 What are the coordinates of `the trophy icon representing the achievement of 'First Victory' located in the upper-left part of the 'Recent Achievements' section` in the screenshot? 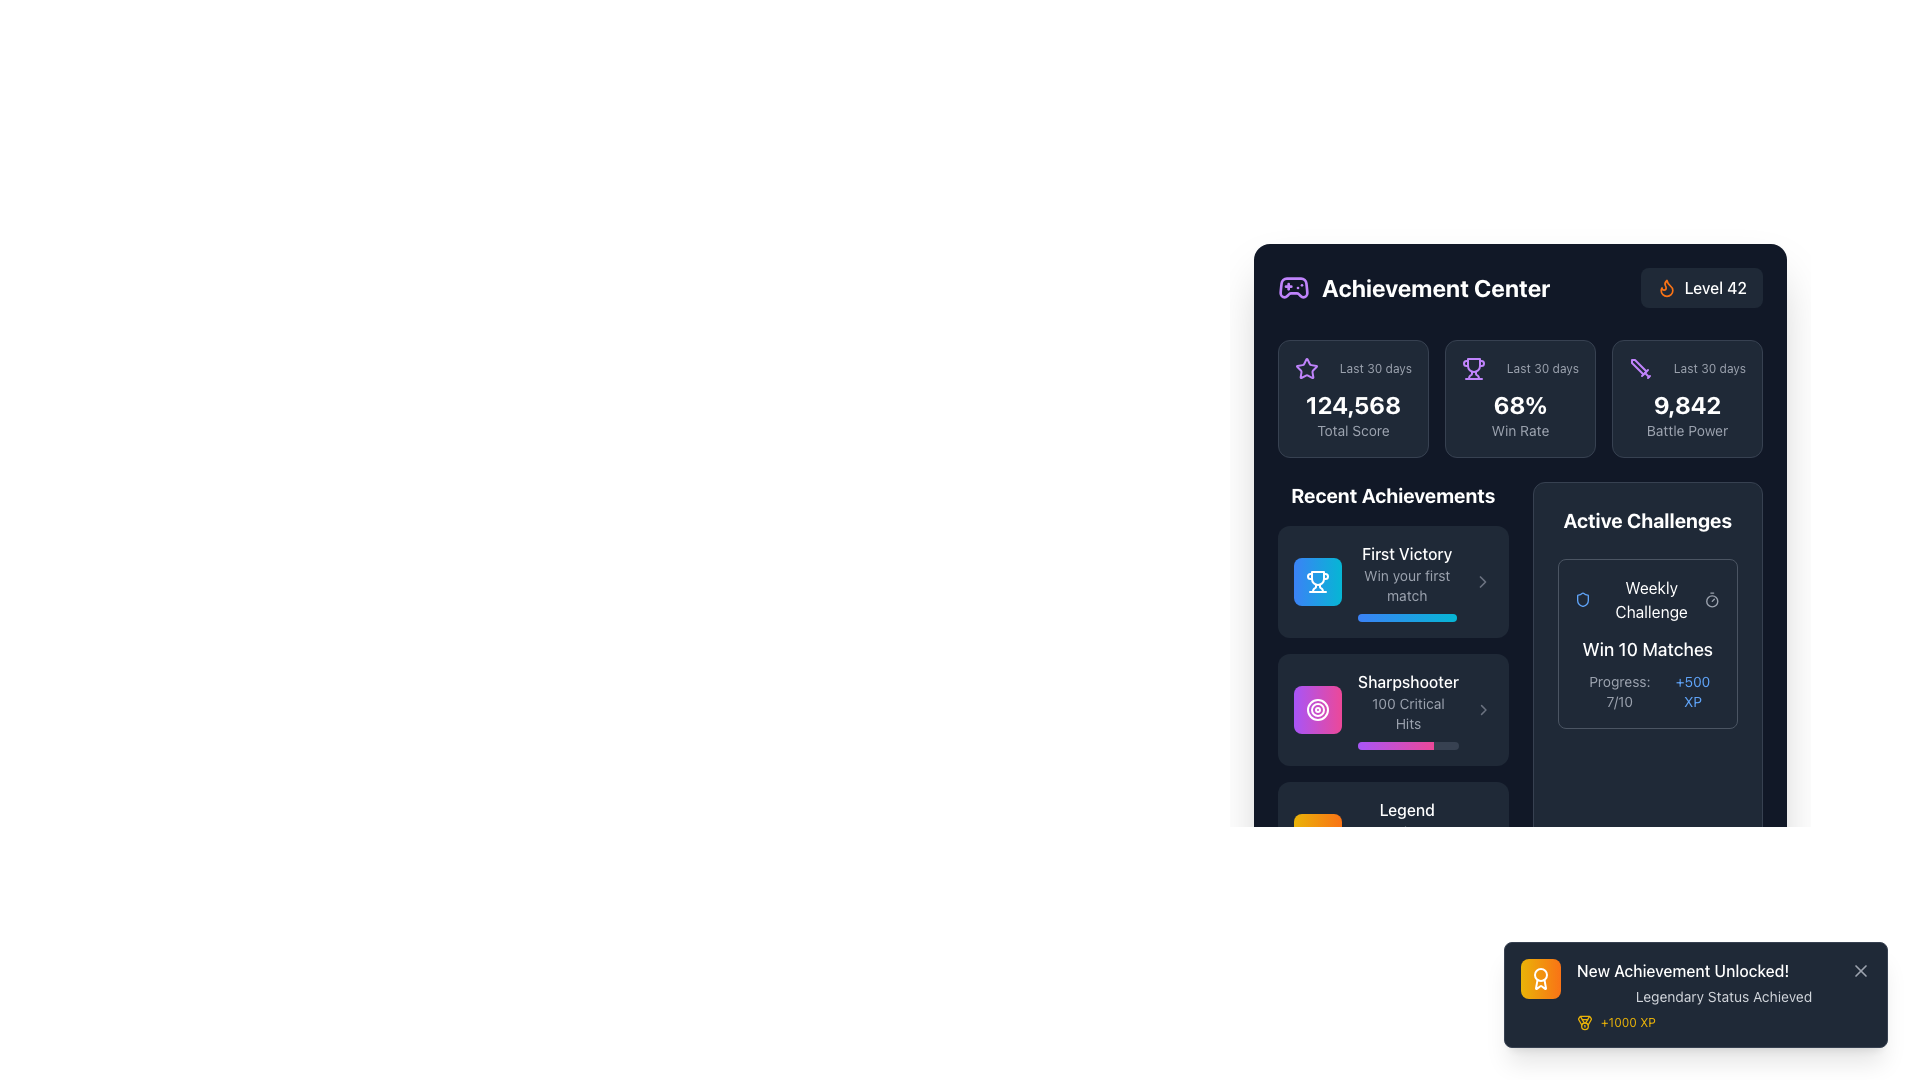 It's located at (1318, 582).